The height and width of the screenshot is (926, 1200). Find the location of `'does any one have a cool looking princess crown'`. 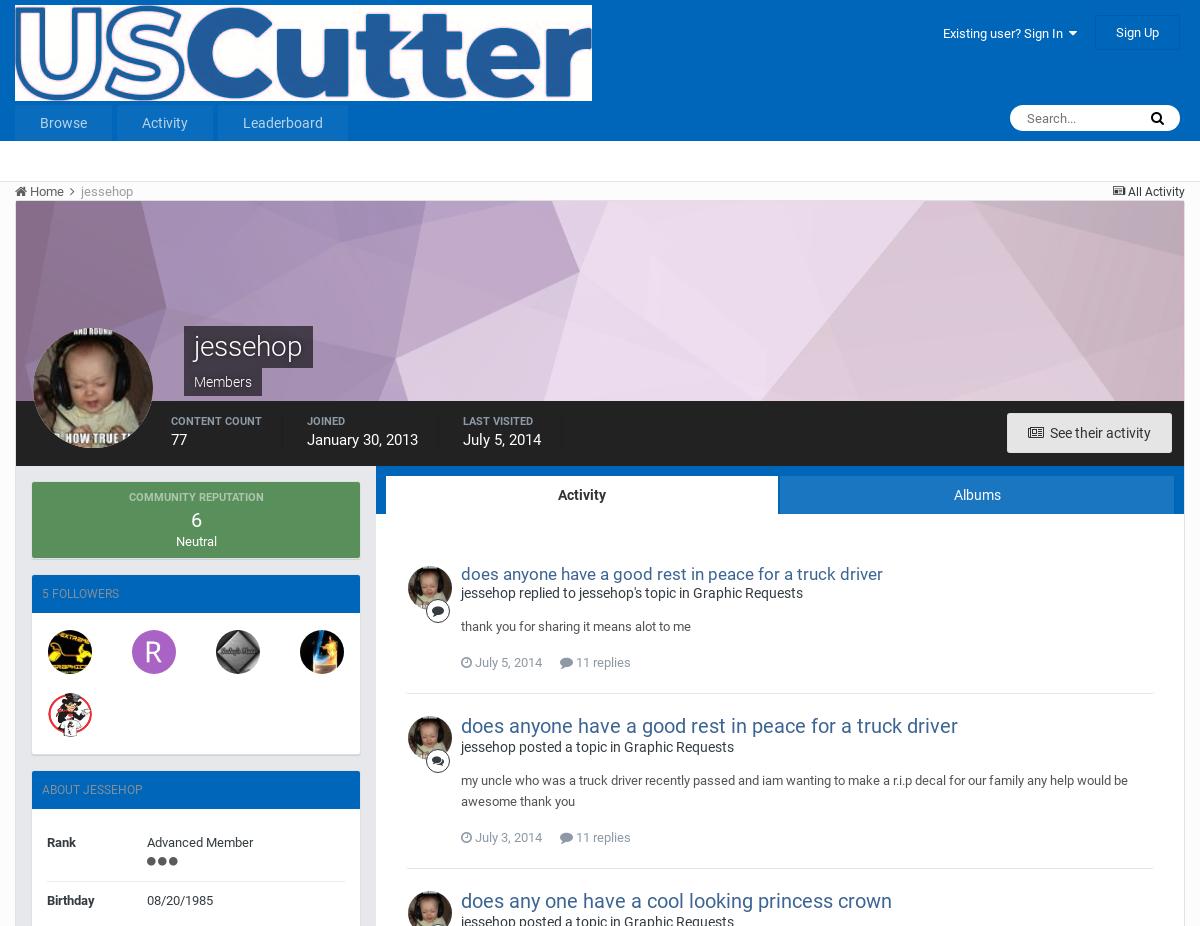

'does any one have a cool looking princess crown' is located at coordinates (676, 899).